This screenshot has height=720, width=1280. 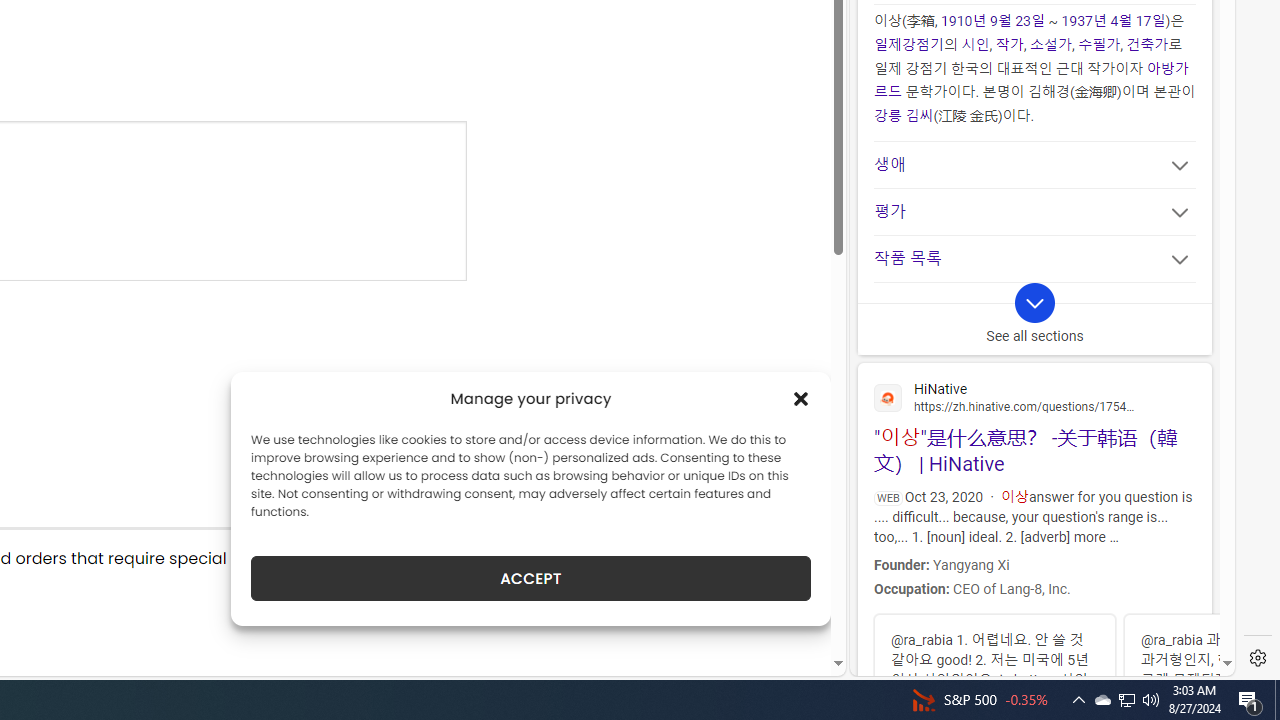 I want to click on 'Occupation: CEO of Lang-8, Inc.', so click(x=1032, y=586).